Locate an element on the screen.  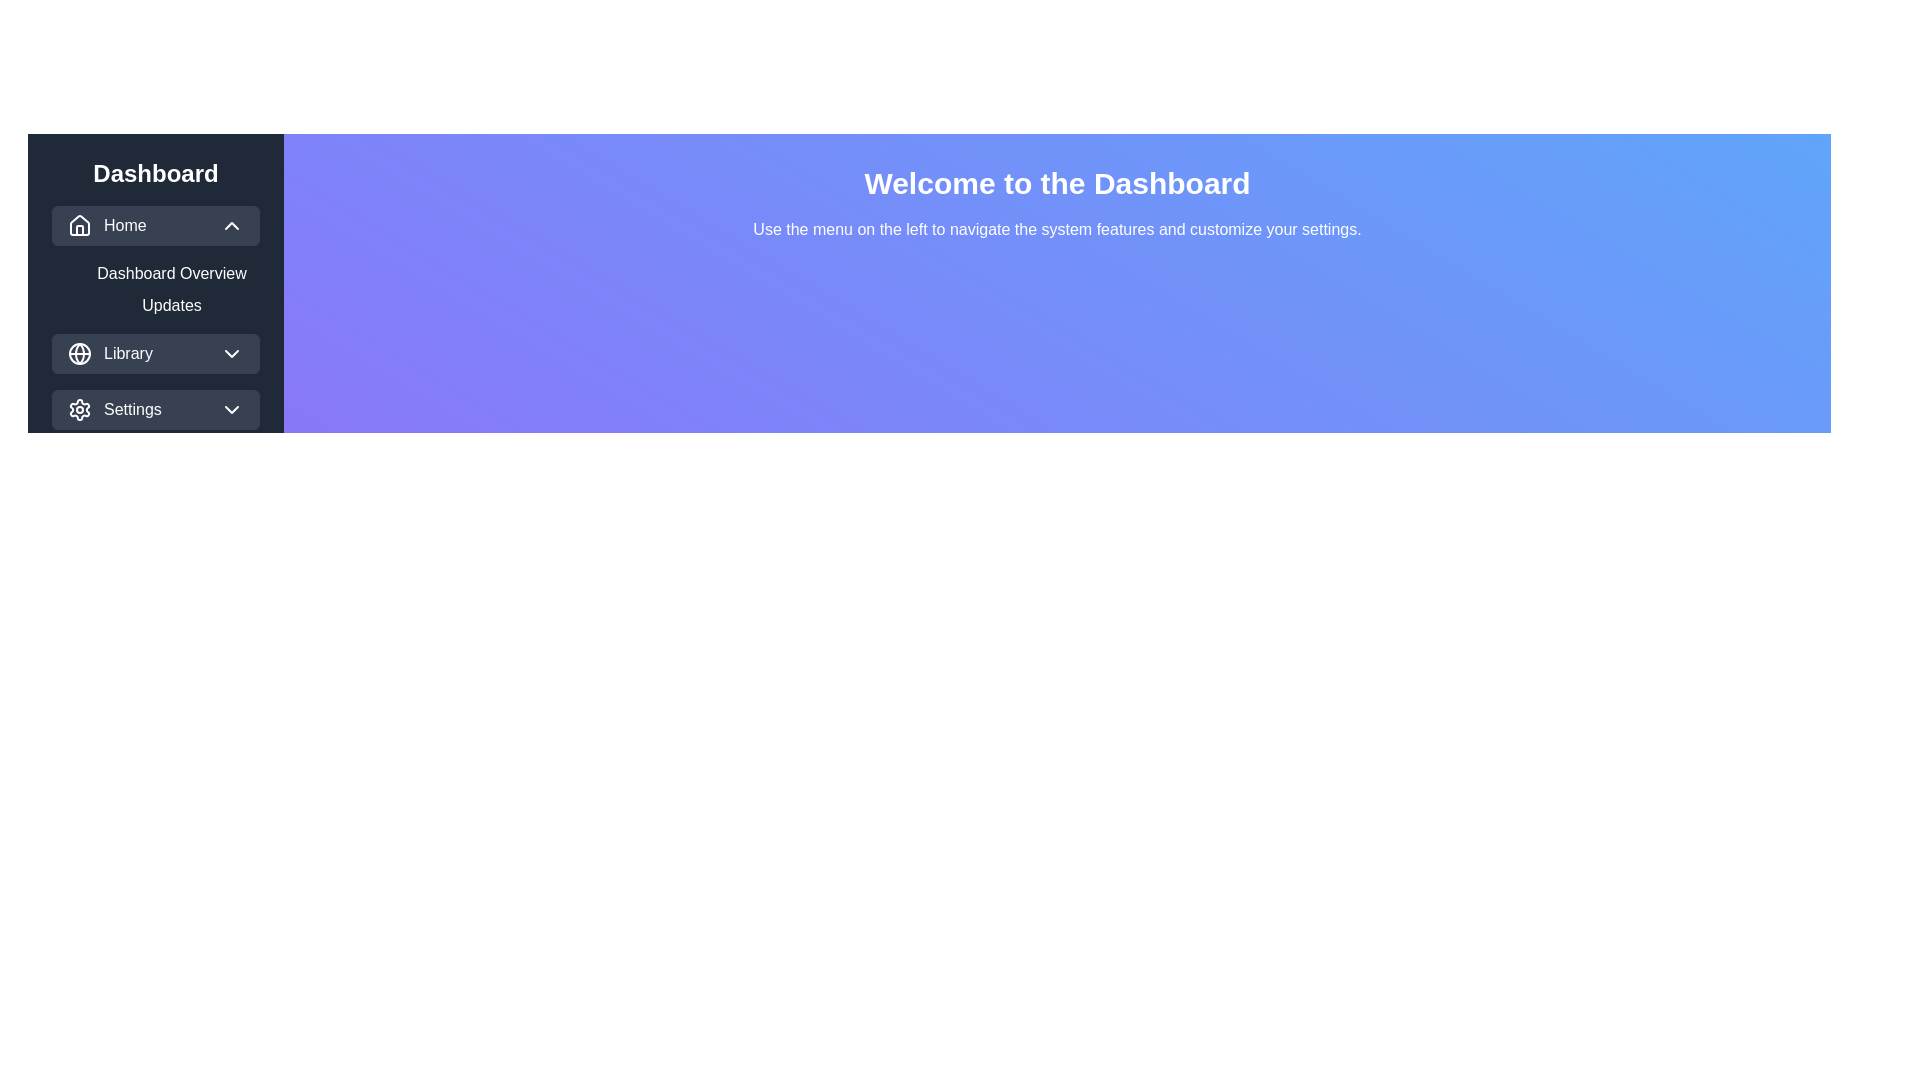
the static text element styled as a heading indicating 'Dashboard', located at the top of the sidebar is located at coordinates (155, 172).